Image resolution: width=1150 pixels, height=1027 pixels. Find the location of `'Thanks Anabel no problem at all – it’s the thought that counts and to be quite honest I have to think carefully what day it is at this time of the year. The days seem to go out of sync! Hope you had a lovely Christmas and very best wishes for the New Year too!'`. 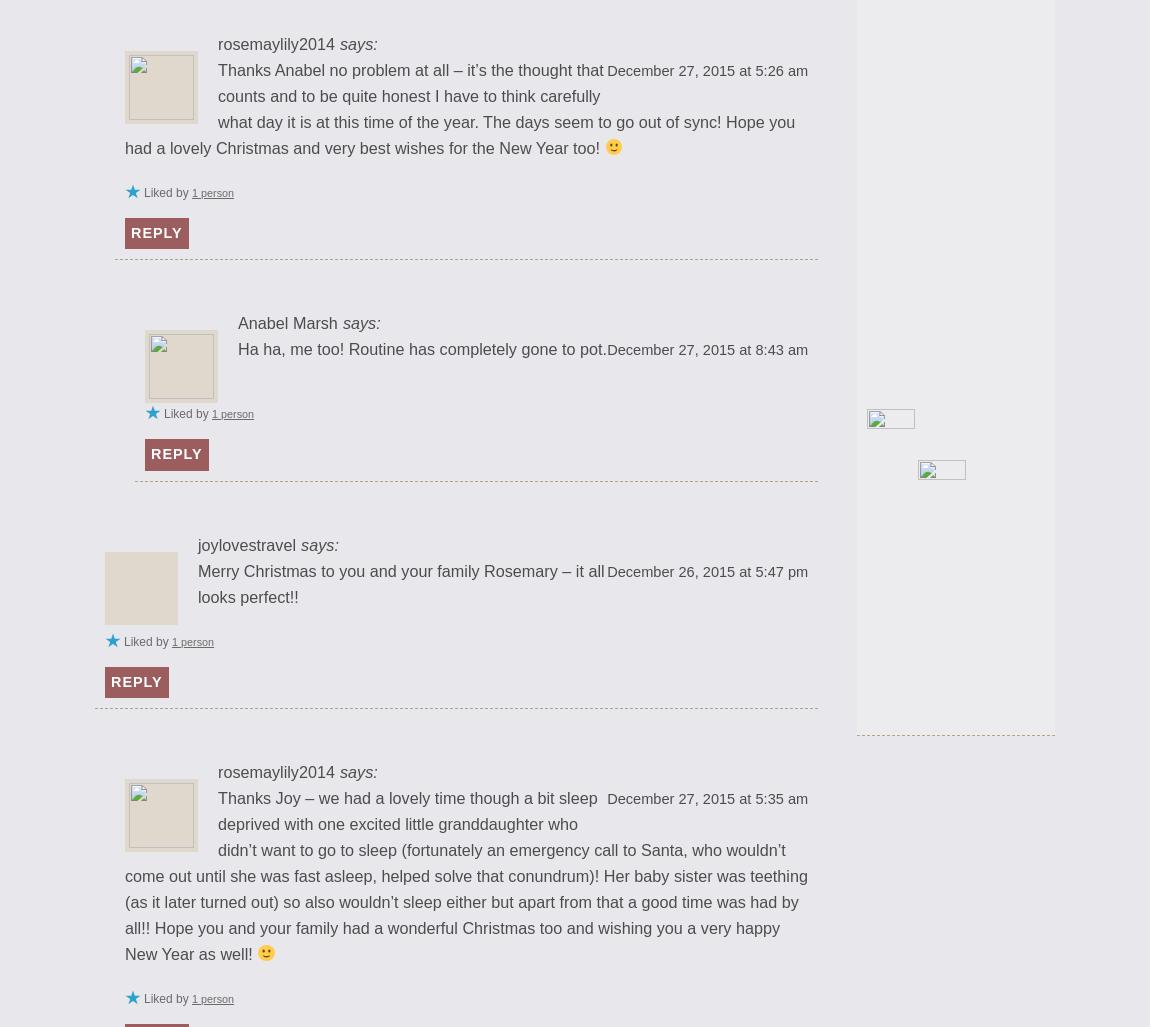

'Thanks Anabel no problem at all – it’s the thought that counts and to be quite honest I have to think carefully what day it is at this time of the year. The days seem to go out of sync! Hope you had a lovely Christmas and very best wishes for the New Year too!' is located at coordinates (460, 107).